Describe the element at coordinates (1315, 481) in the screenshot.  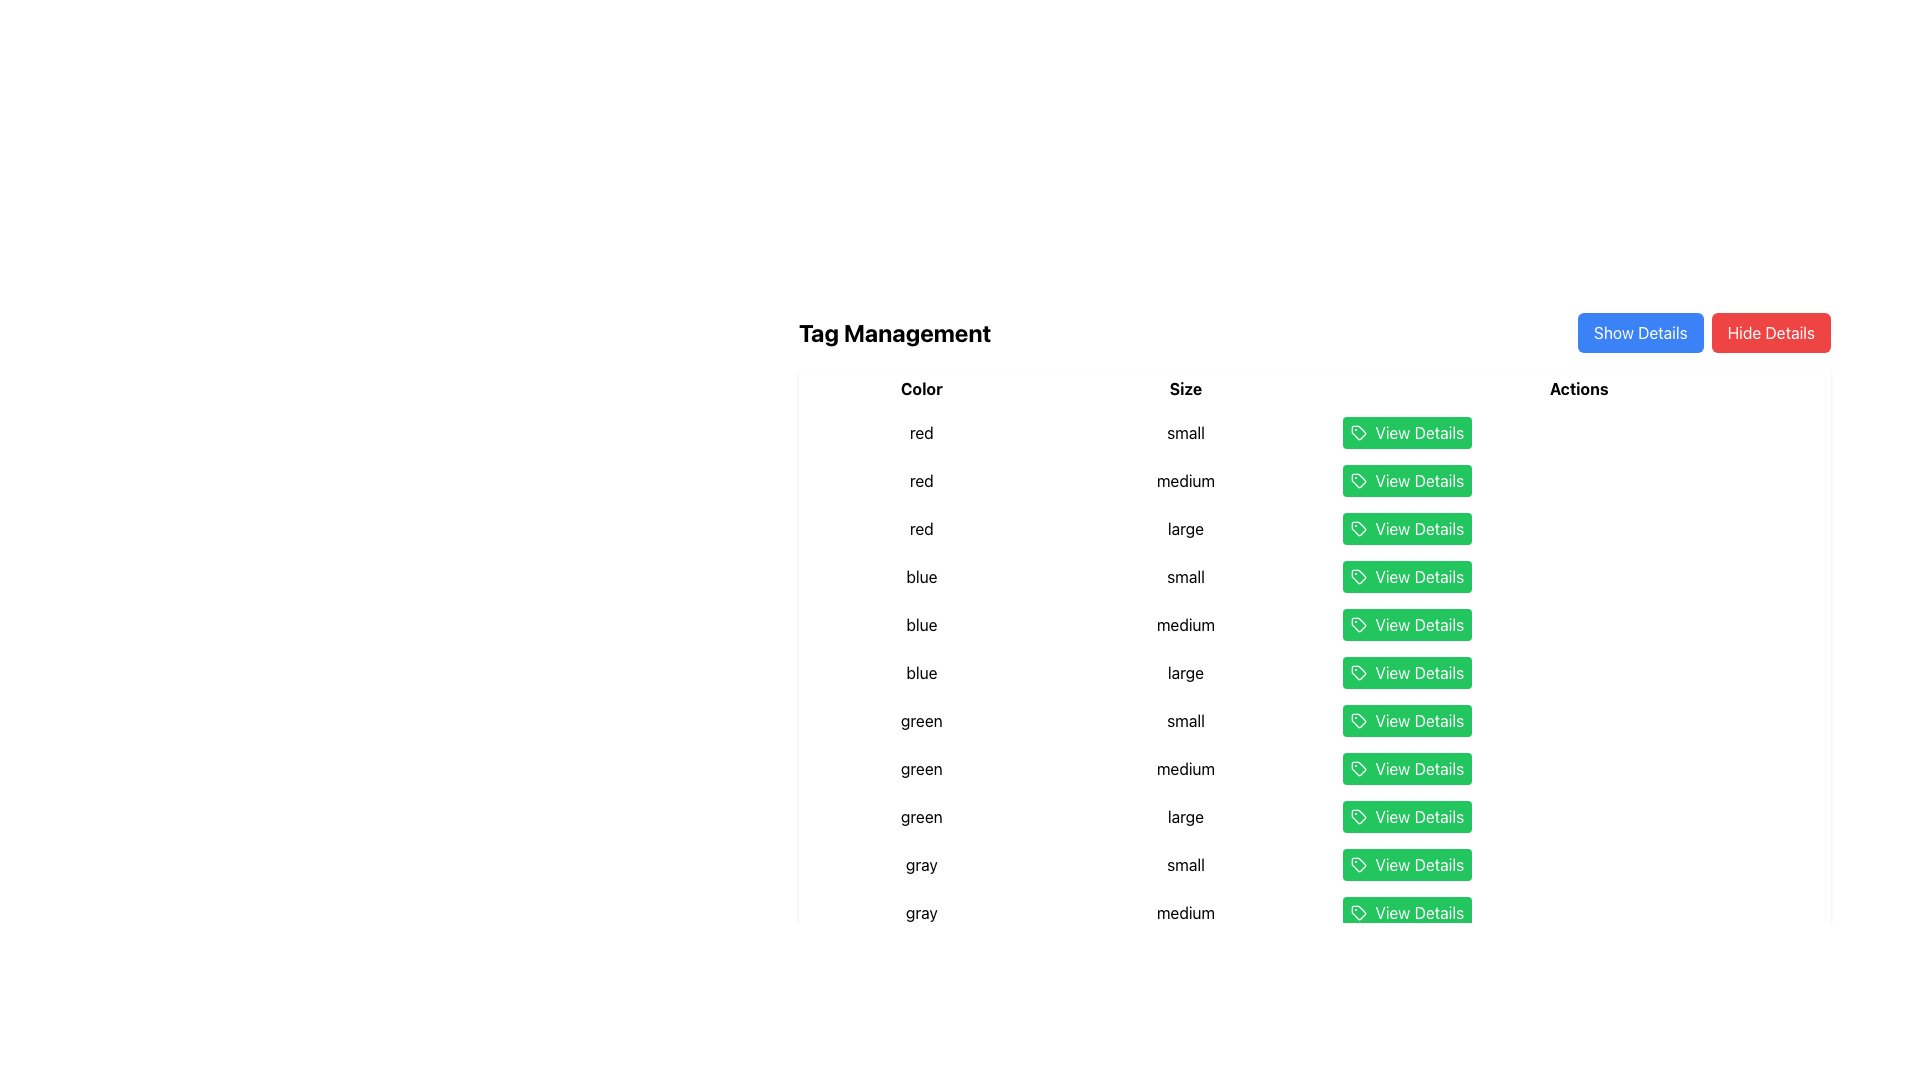
I see `the second row of the table, which contains the values 'red', 'medium', and the 'View Details' button` at that location.